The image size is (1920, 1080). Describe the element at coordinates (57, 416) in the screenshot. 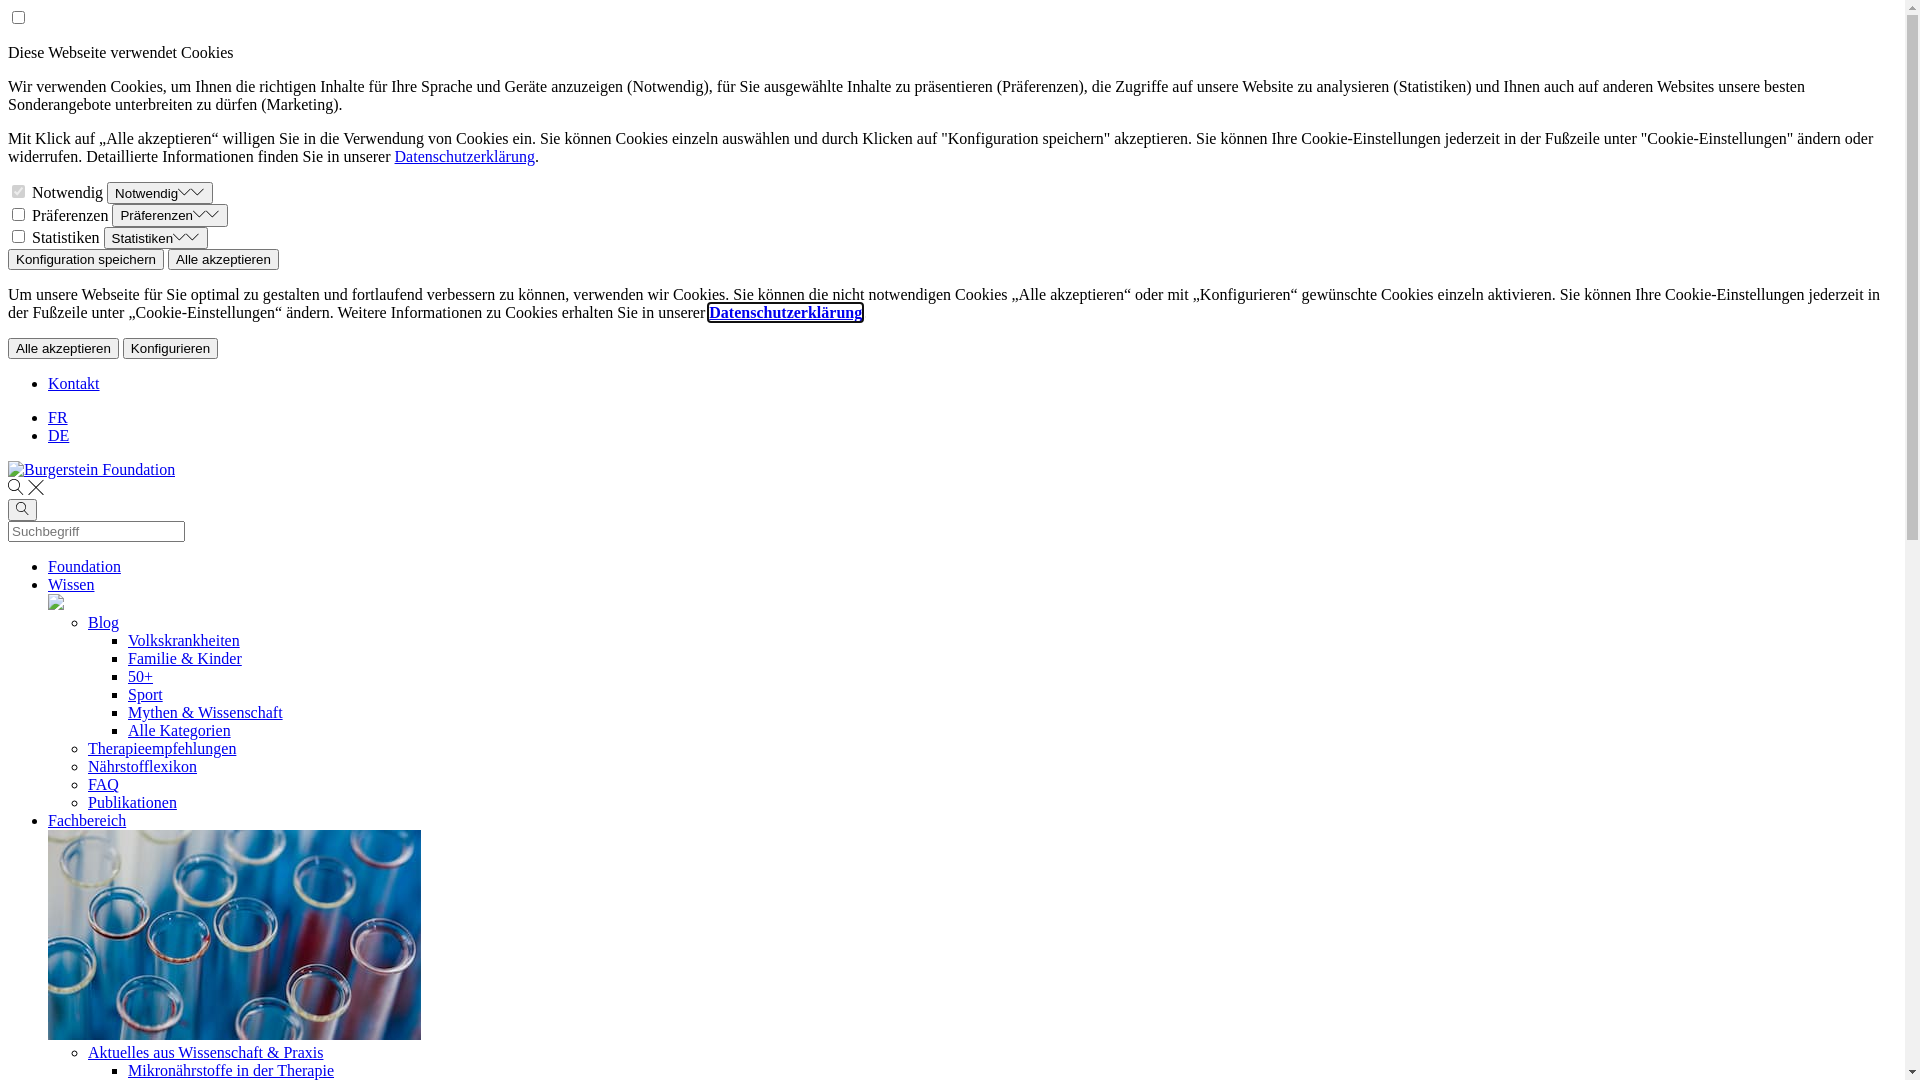

I see `'FR'` at that location.